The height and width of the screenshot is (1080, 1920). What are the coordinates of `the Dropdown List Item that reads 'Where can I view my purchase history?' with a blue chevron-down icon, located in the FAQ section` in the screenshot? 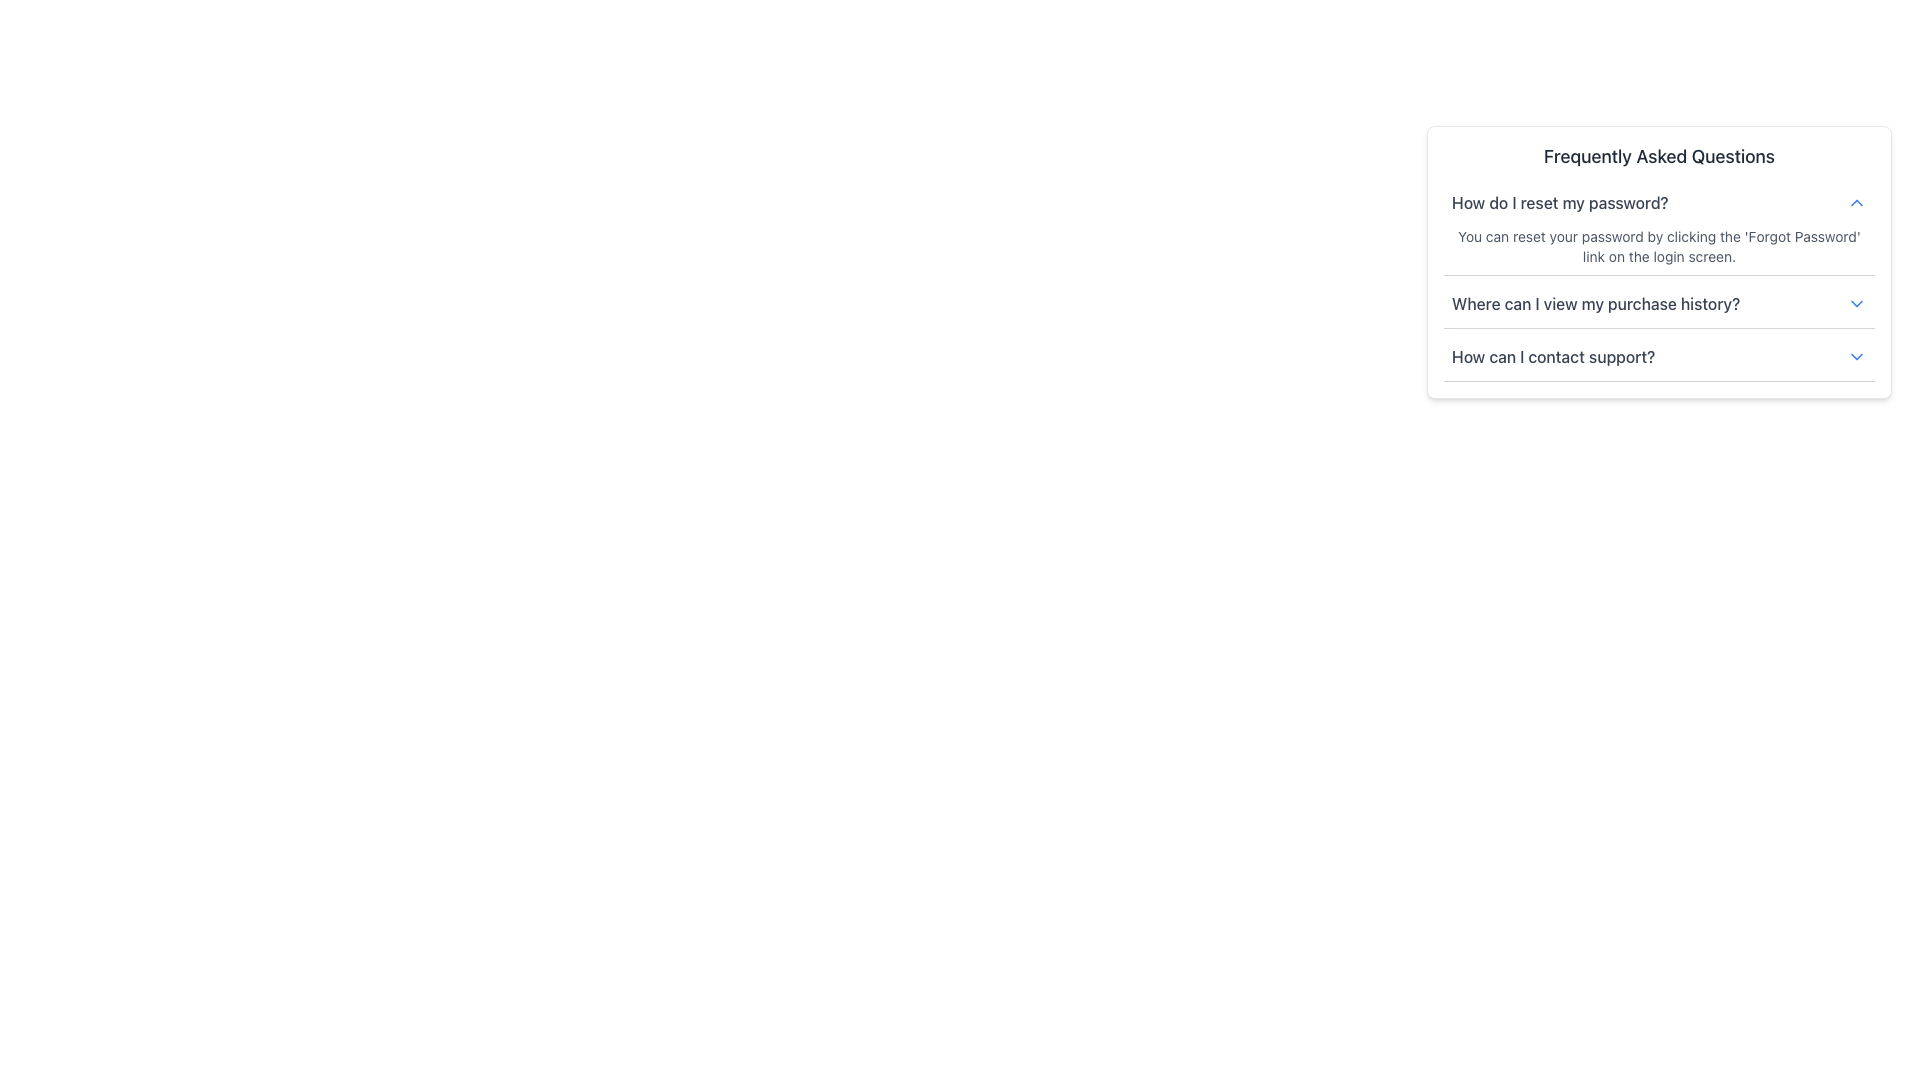 It's located at (1659, 304).